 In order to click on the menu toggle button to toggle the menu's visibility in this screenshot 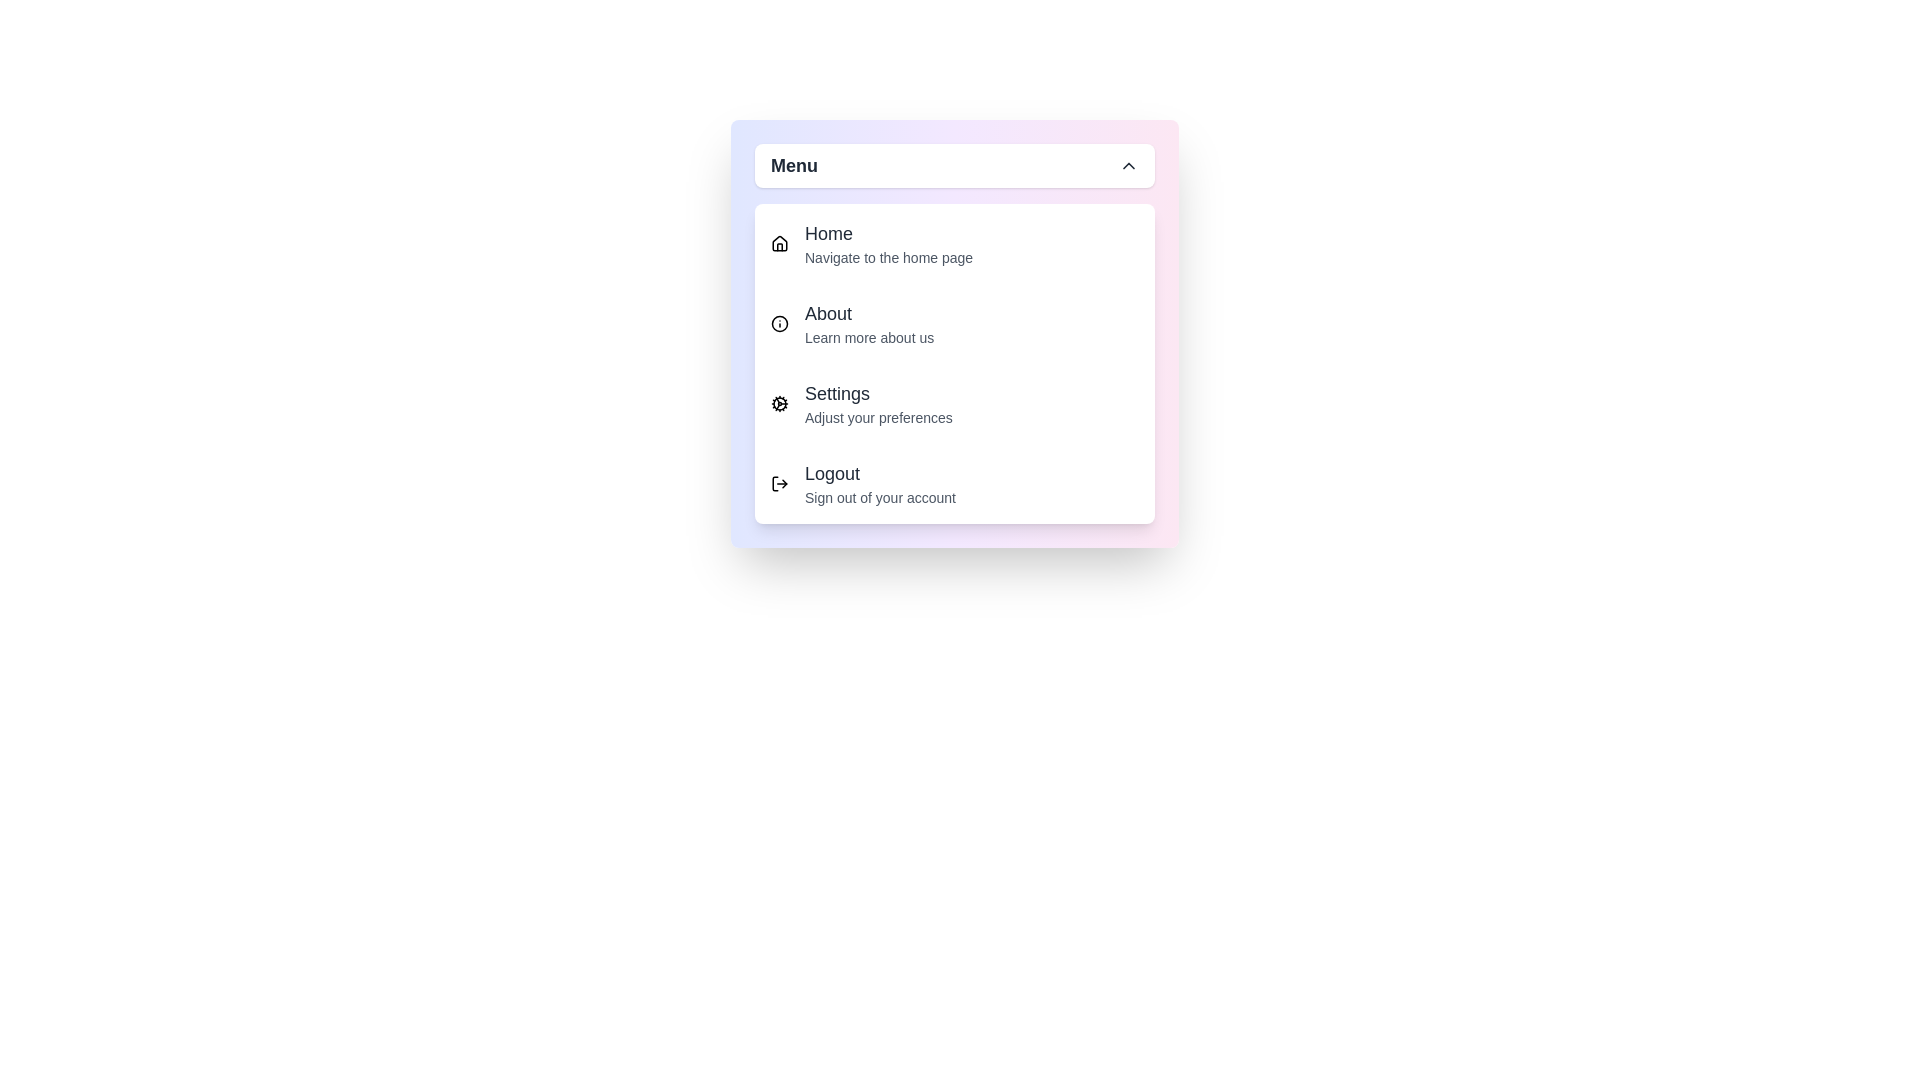, I will do `click(954, 164)`.